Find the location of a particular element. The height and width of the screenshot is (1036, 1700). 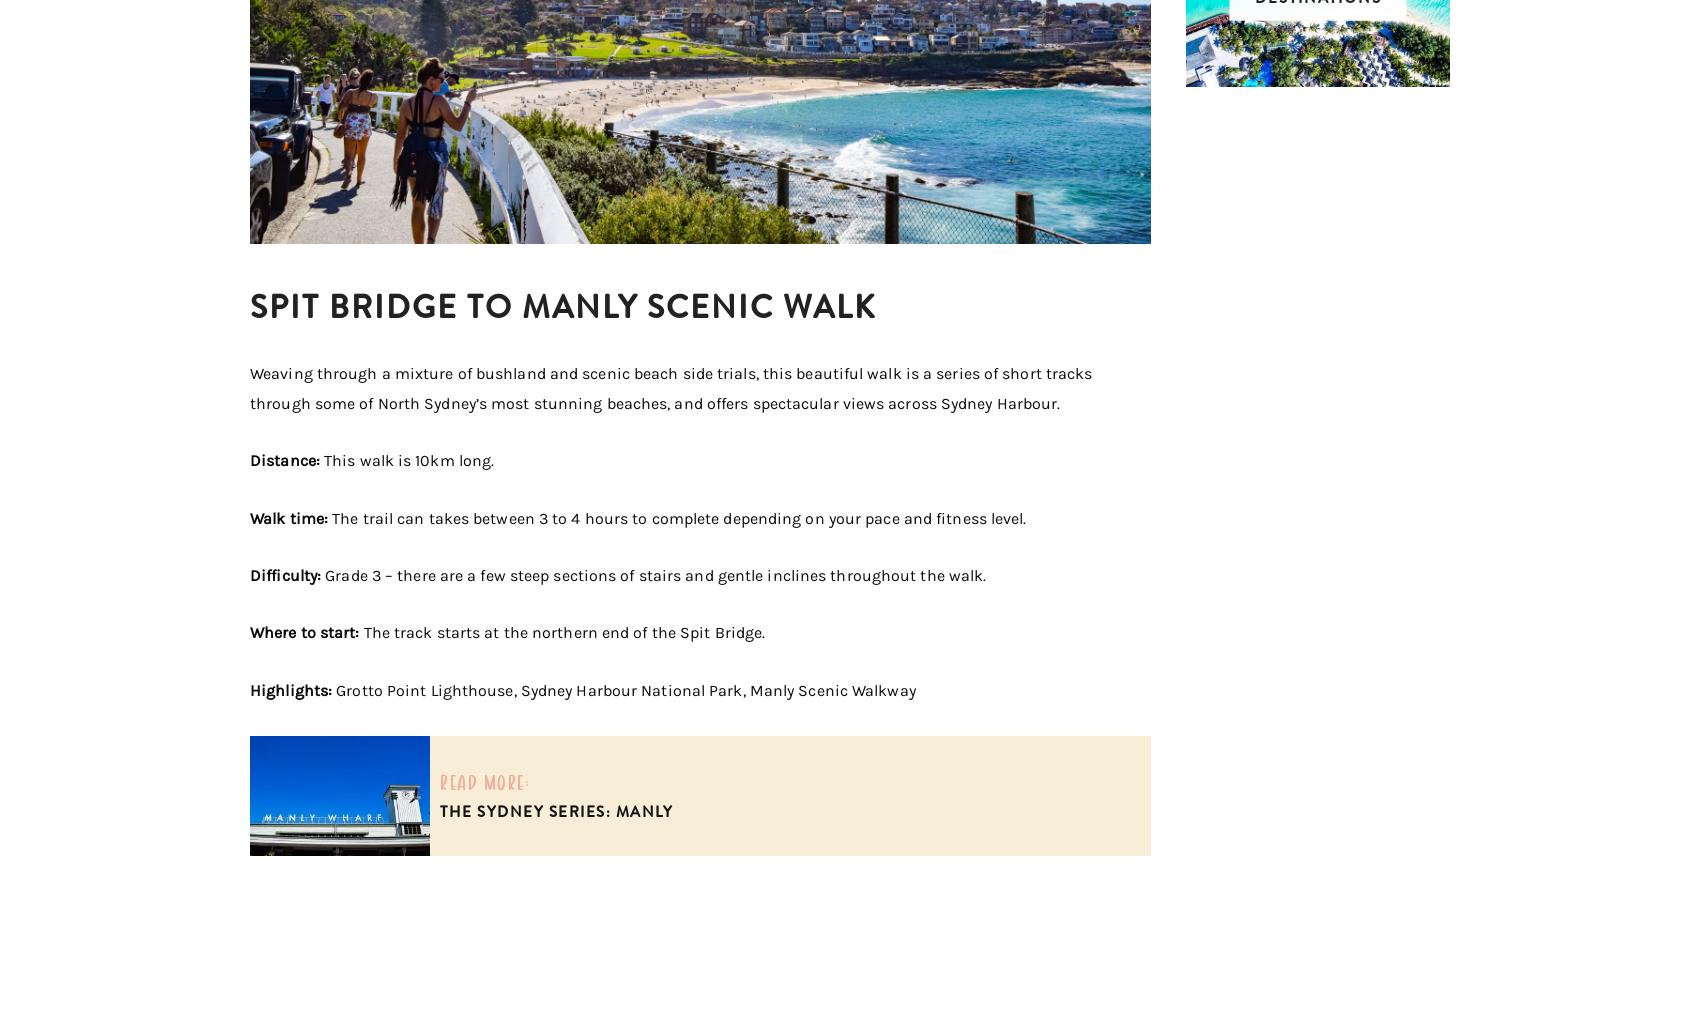

'Grotto Point Lighthouse, Sydney Harbour National Park, Manly Scenic Walkway' is located at coordinates (624, 689).